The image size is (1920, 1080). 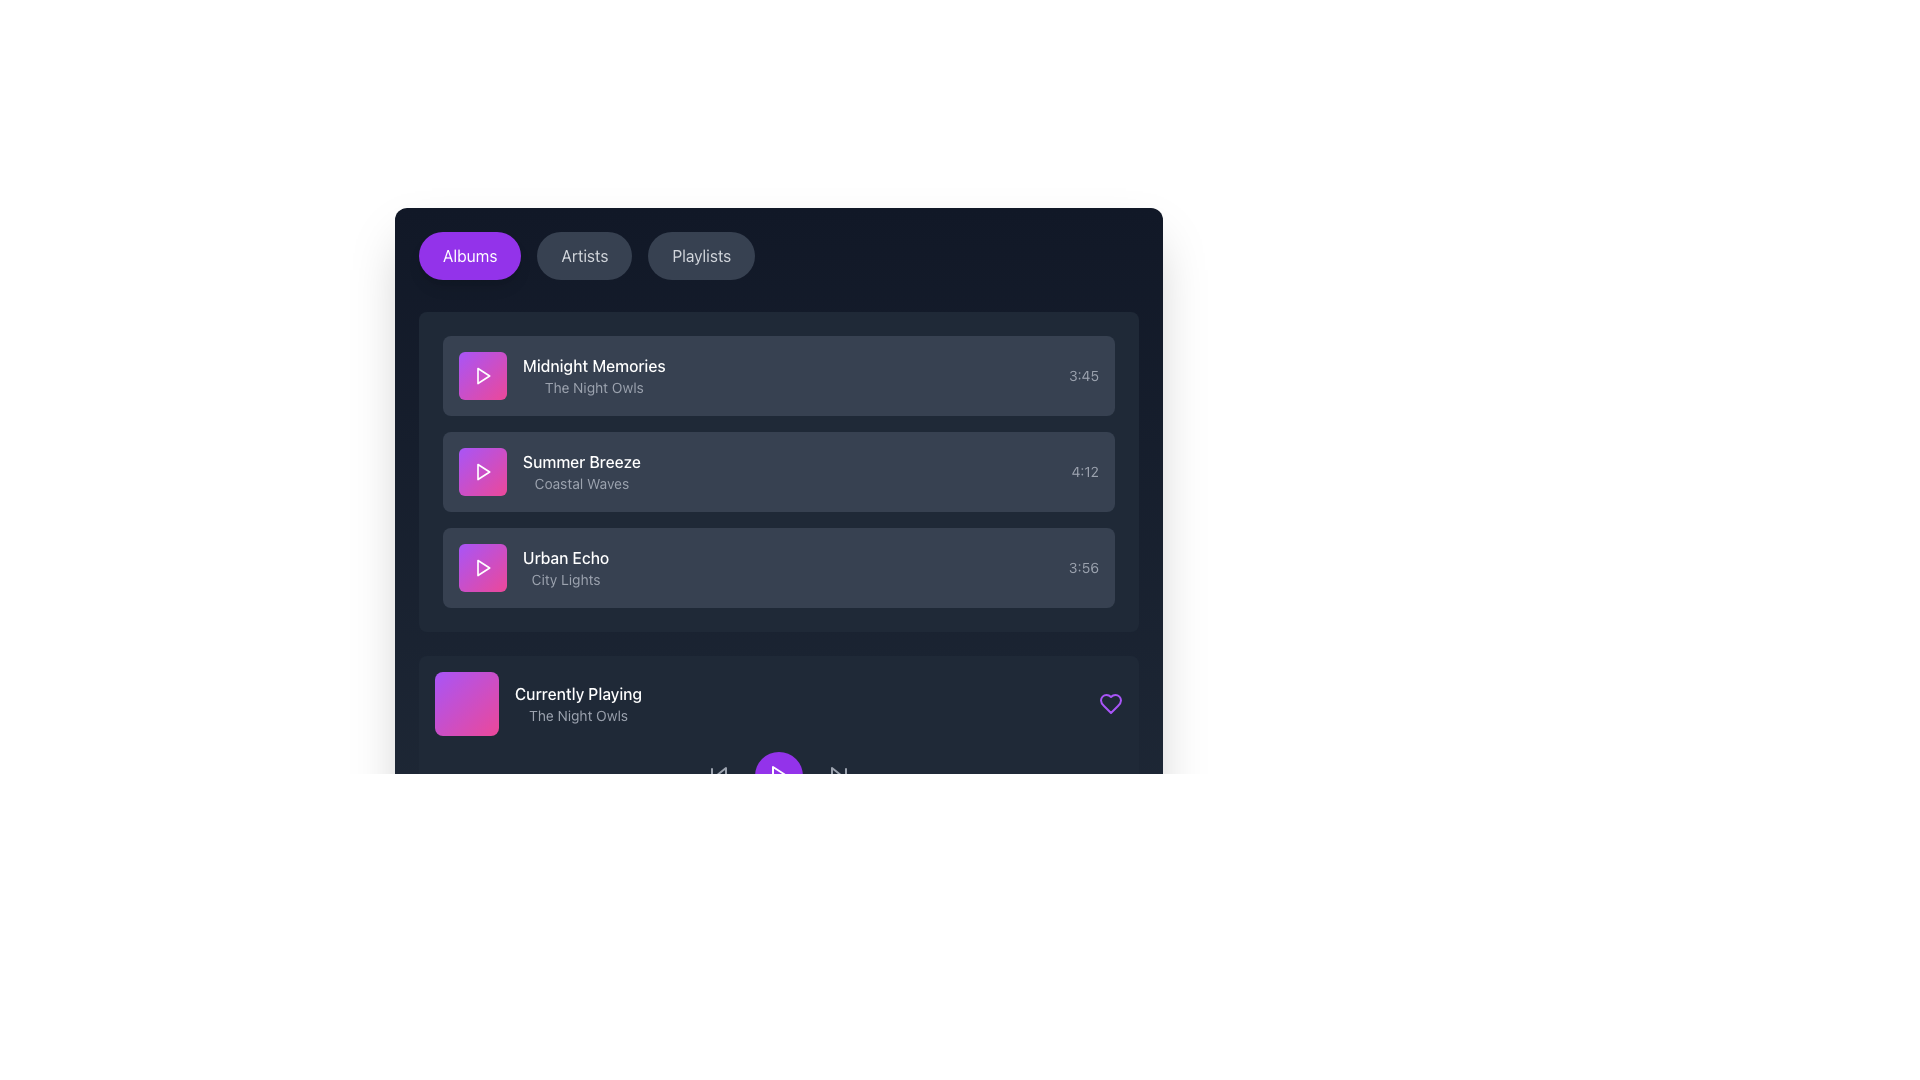 I want to click on the pink gradient play button featuring a white triangle icon to play the associated content, so click(x=483, y=567).